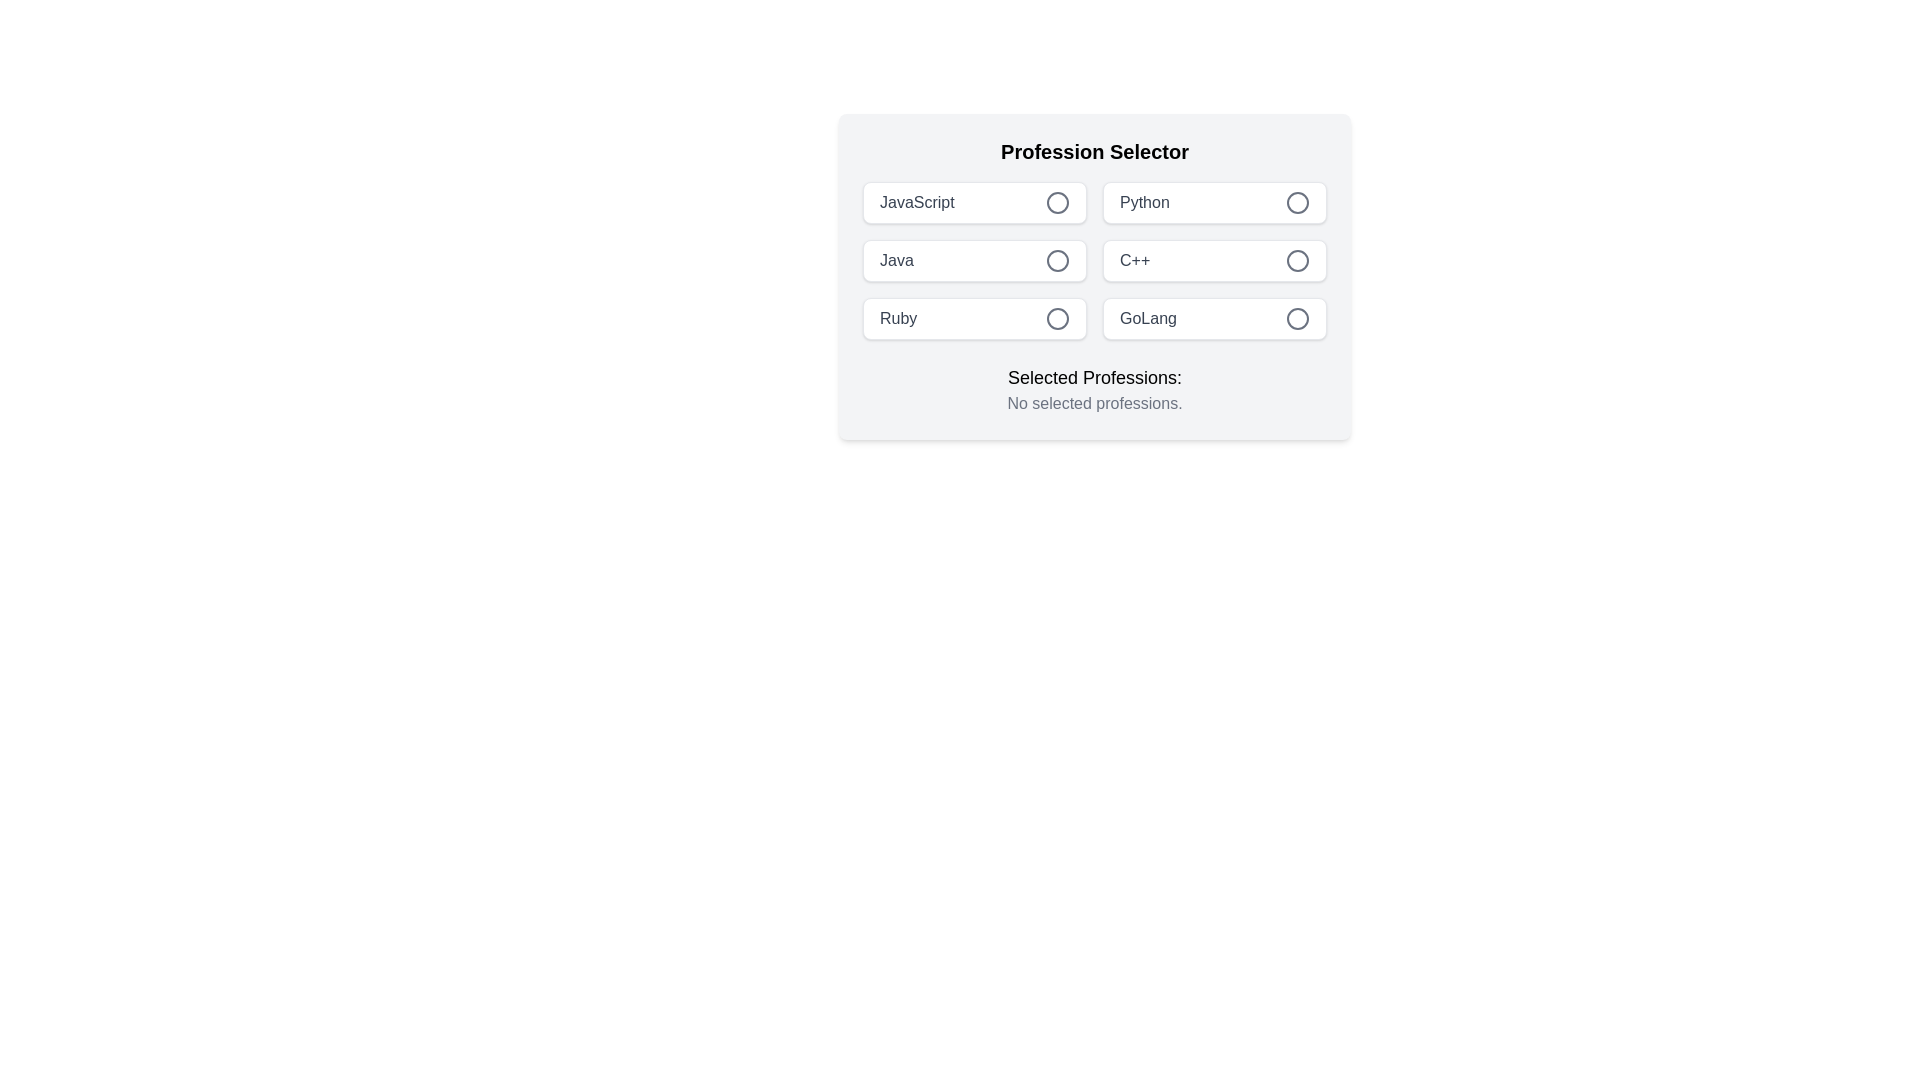  What do you see at coordinates (1056, 260) in the screenshot?
I see `the empty circular radio button for the 'Java' option in the 'Profession Selector' section to provide visual feedback` at bounding box center [1056, 260].